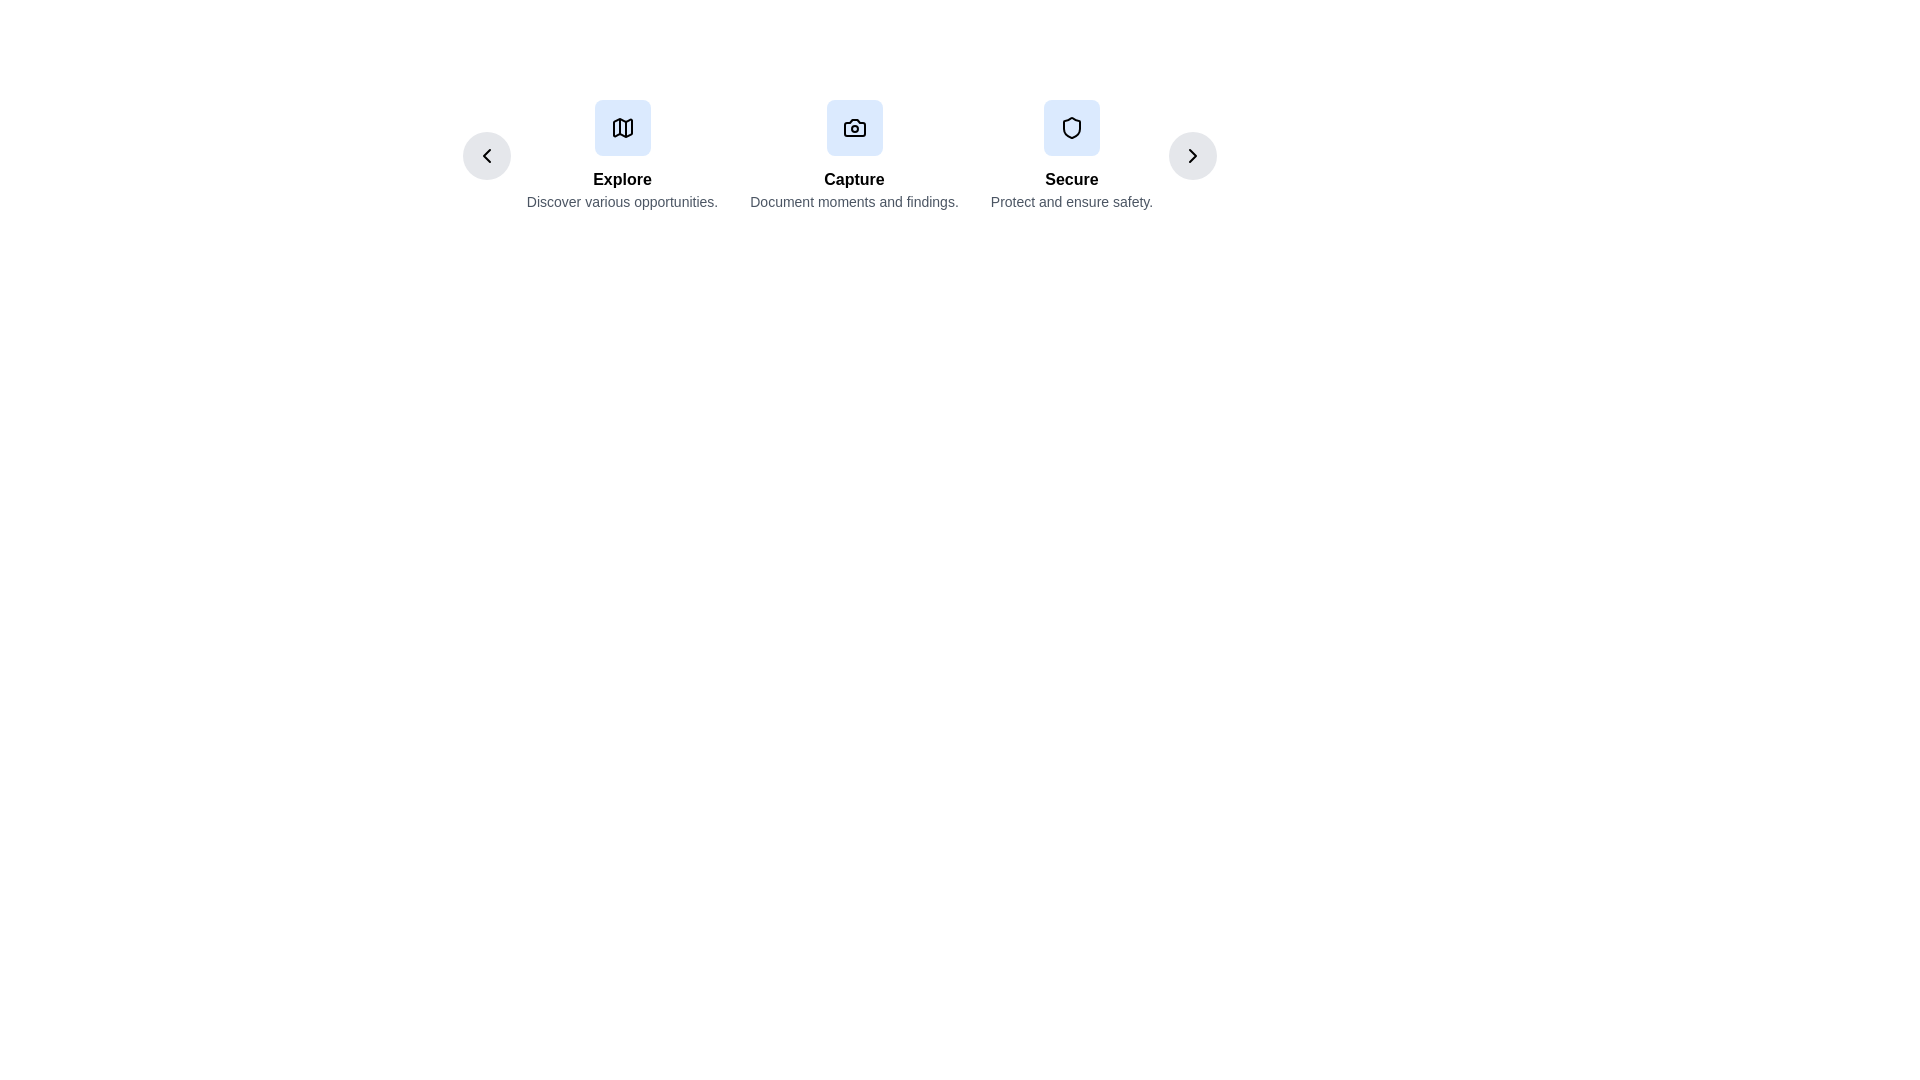 The width and height of the screenshot is (1920, 1080). What do you see at coordinates (854, 127) in the screenshot?
I see `the camera icon located in the center of the second item in a row of three, part of the 'Capture' section` at bounding box center [854, 127].